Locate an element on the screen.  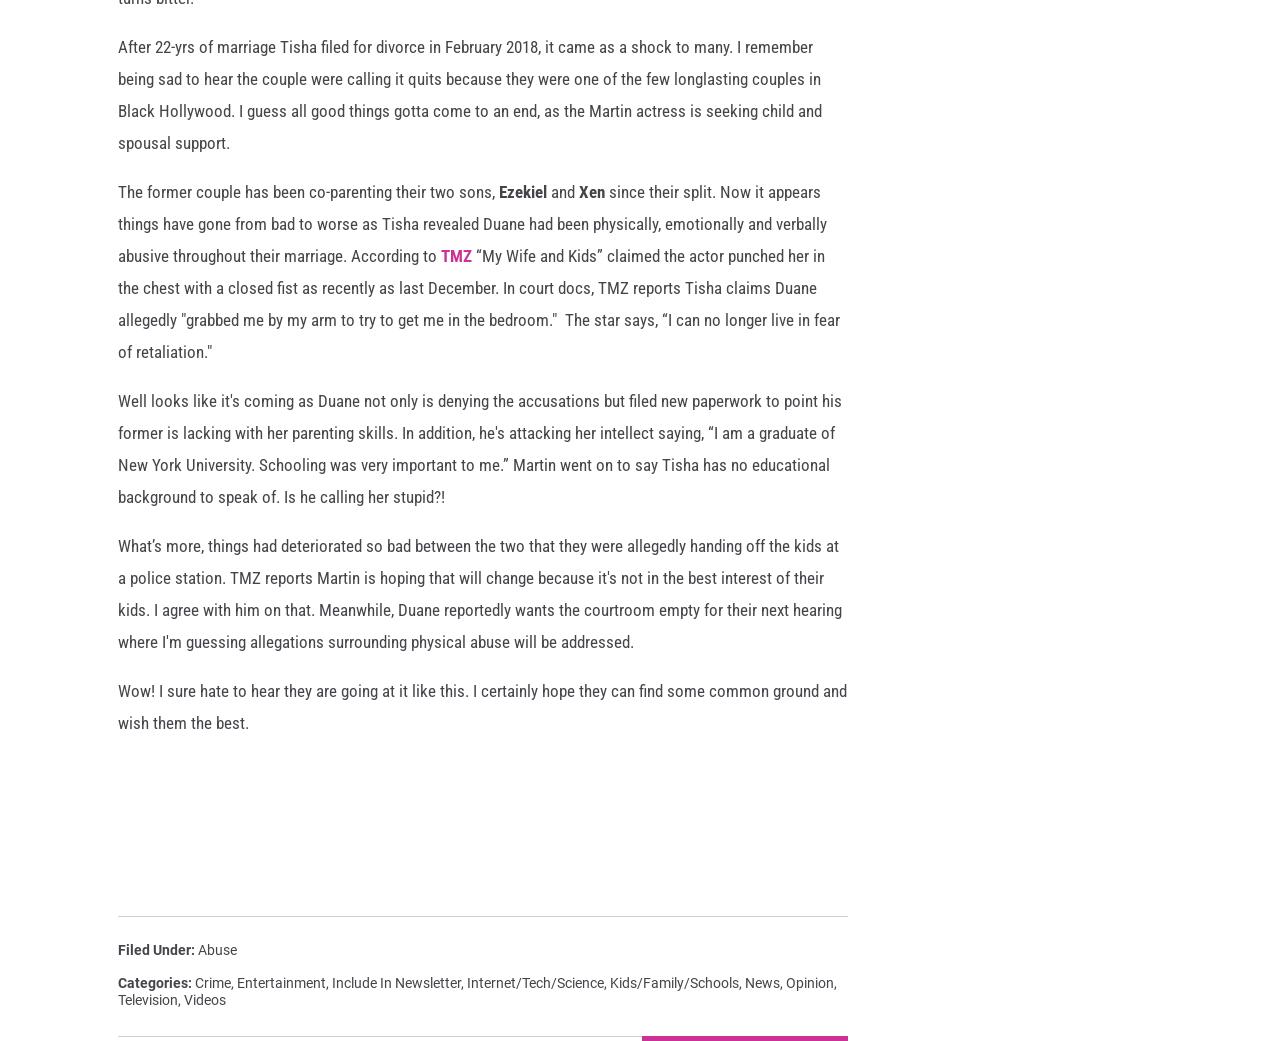
'Filed Under' is located at coordinates (154, 963).